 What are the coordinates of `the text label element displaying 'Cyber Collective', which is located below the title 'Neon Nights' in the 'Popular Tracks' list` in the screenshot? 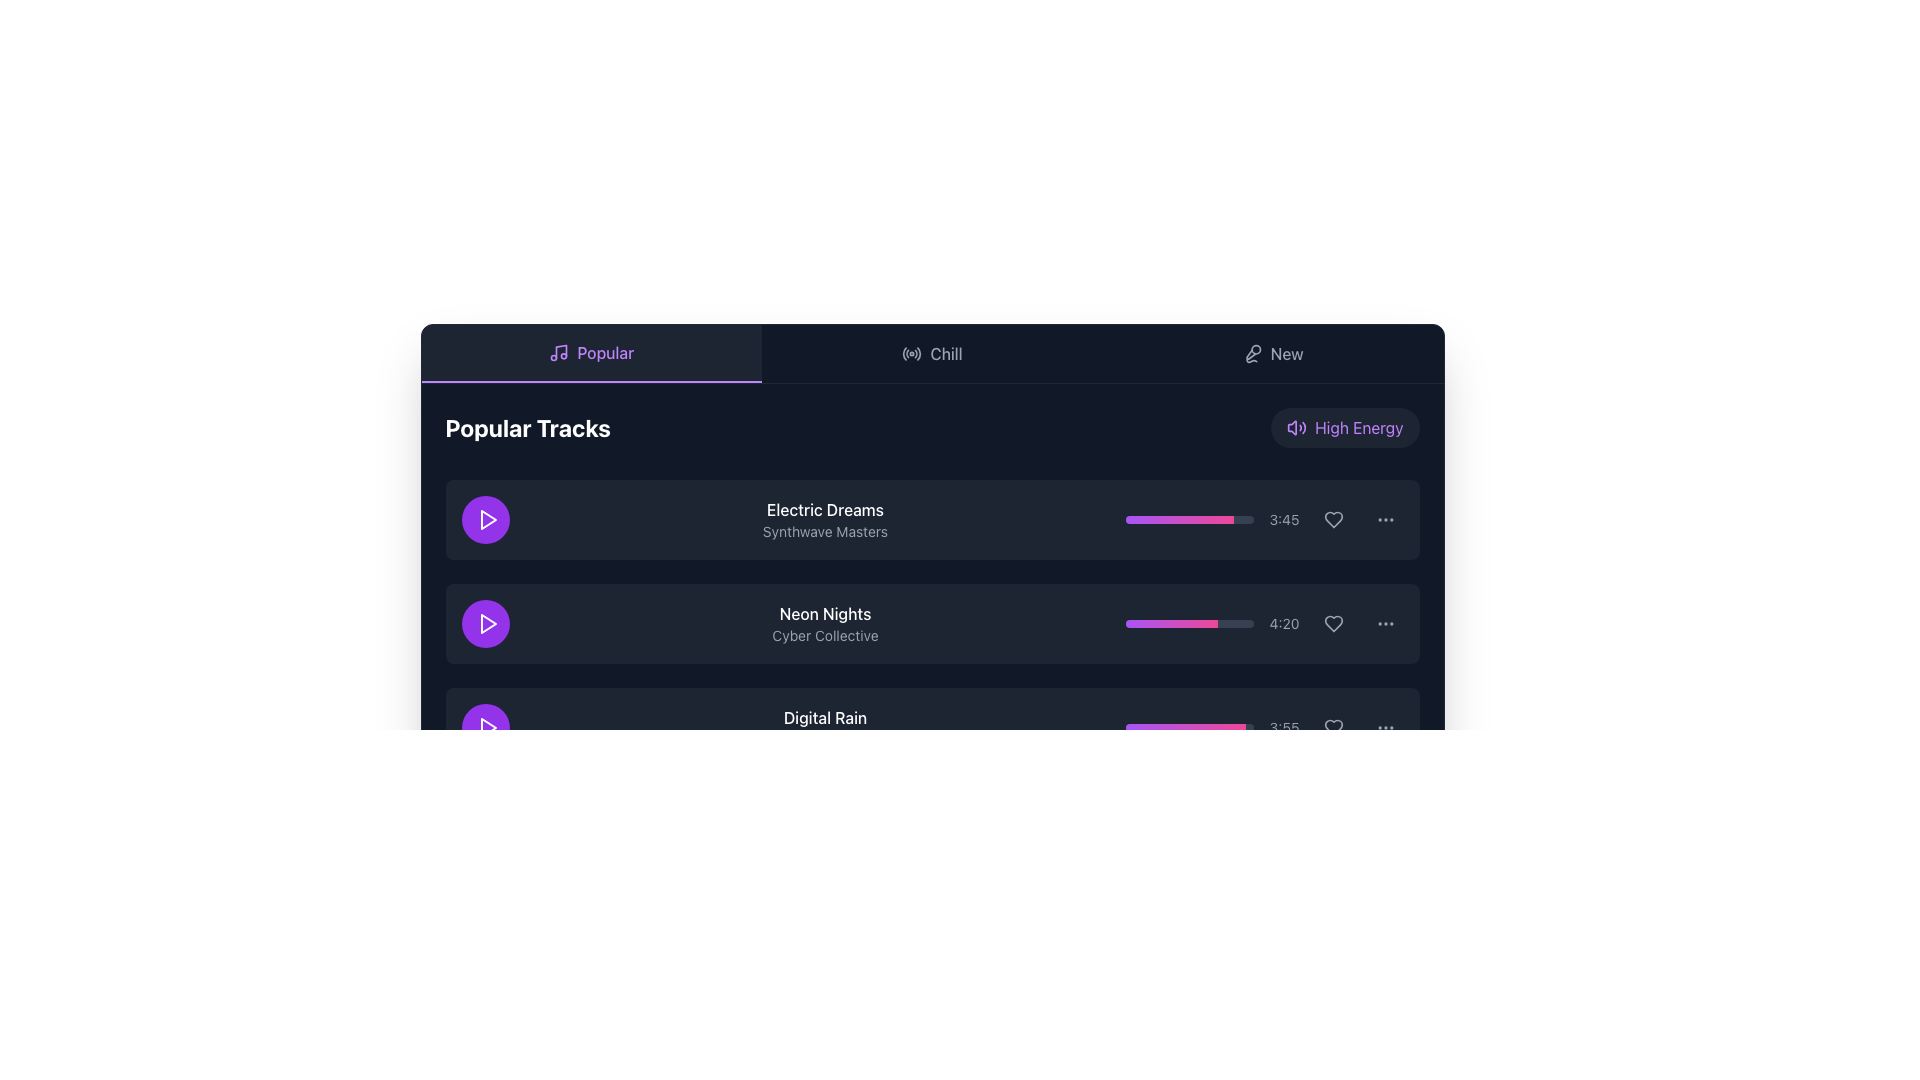 It's located at (825, 636).